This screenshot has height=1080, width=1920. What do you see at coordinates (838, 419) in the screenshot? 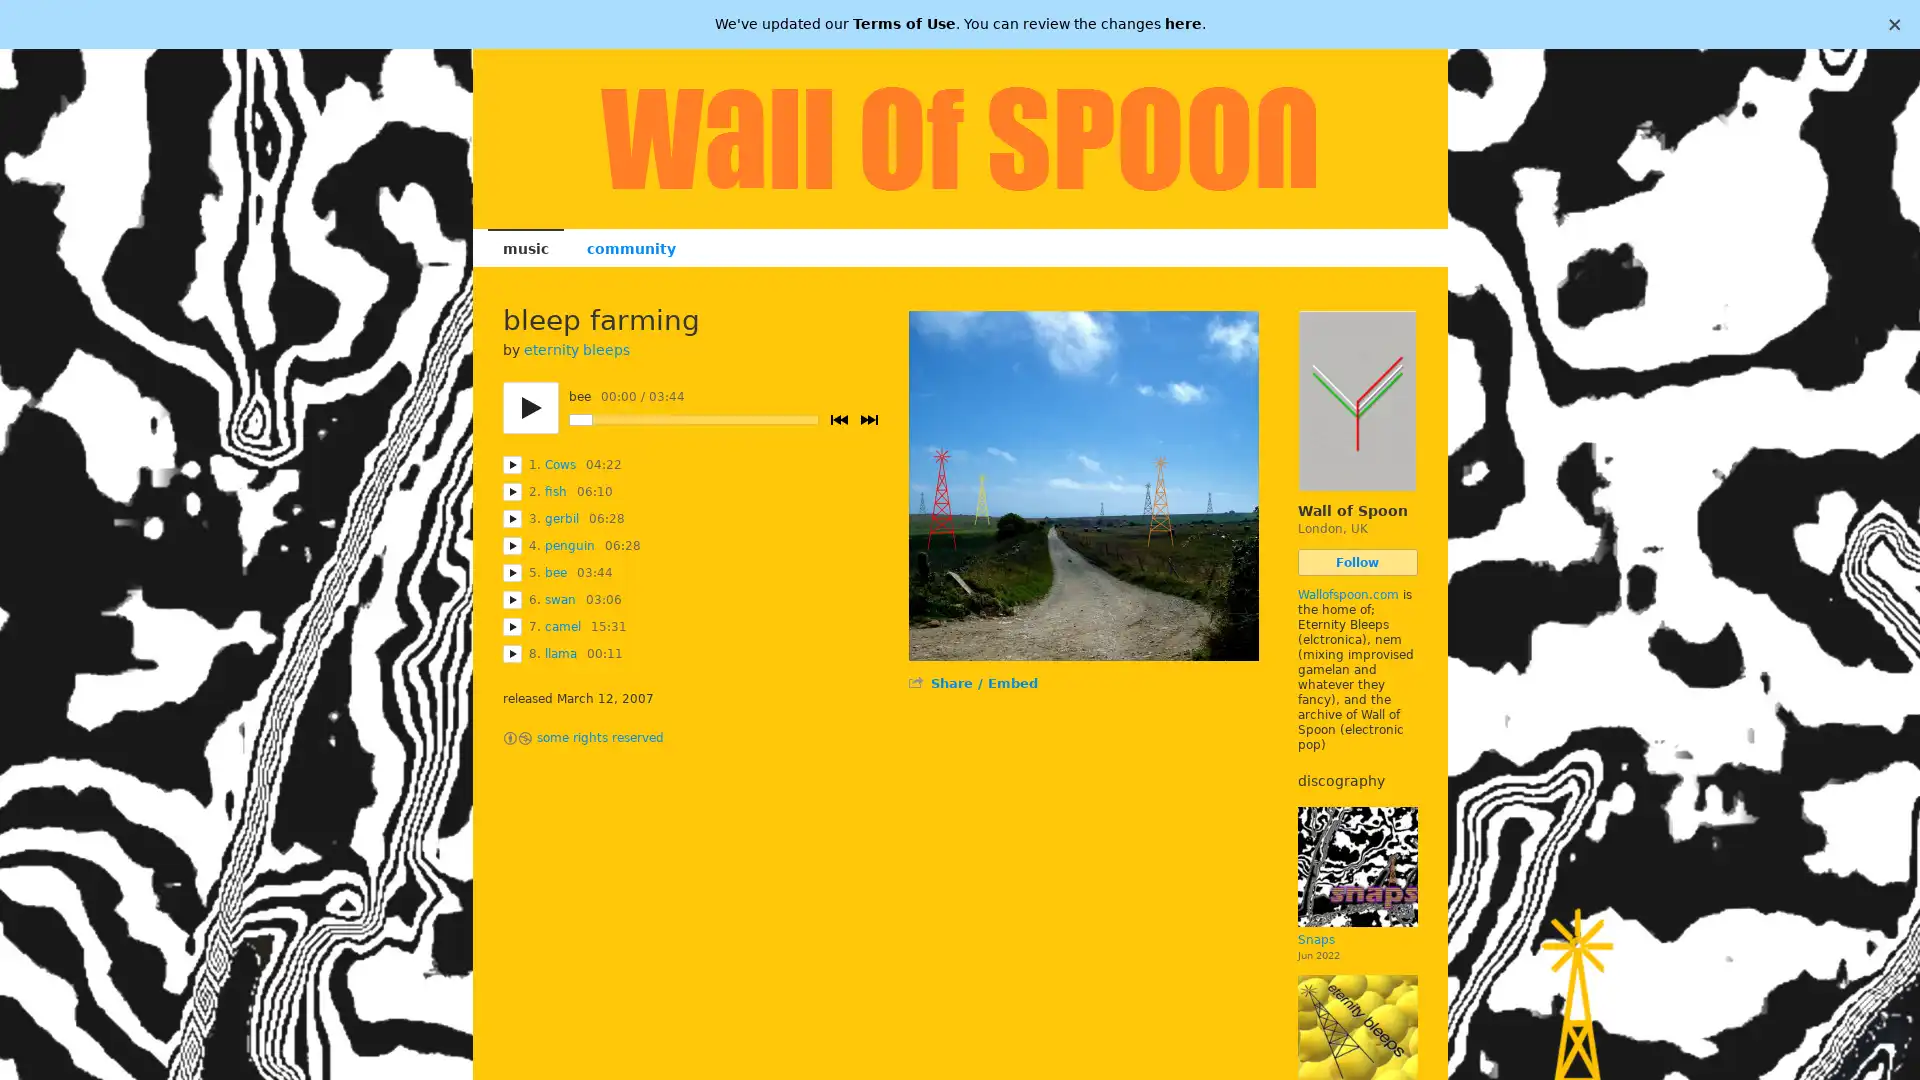
I see `Previous track` at bounding box center [838, 419].